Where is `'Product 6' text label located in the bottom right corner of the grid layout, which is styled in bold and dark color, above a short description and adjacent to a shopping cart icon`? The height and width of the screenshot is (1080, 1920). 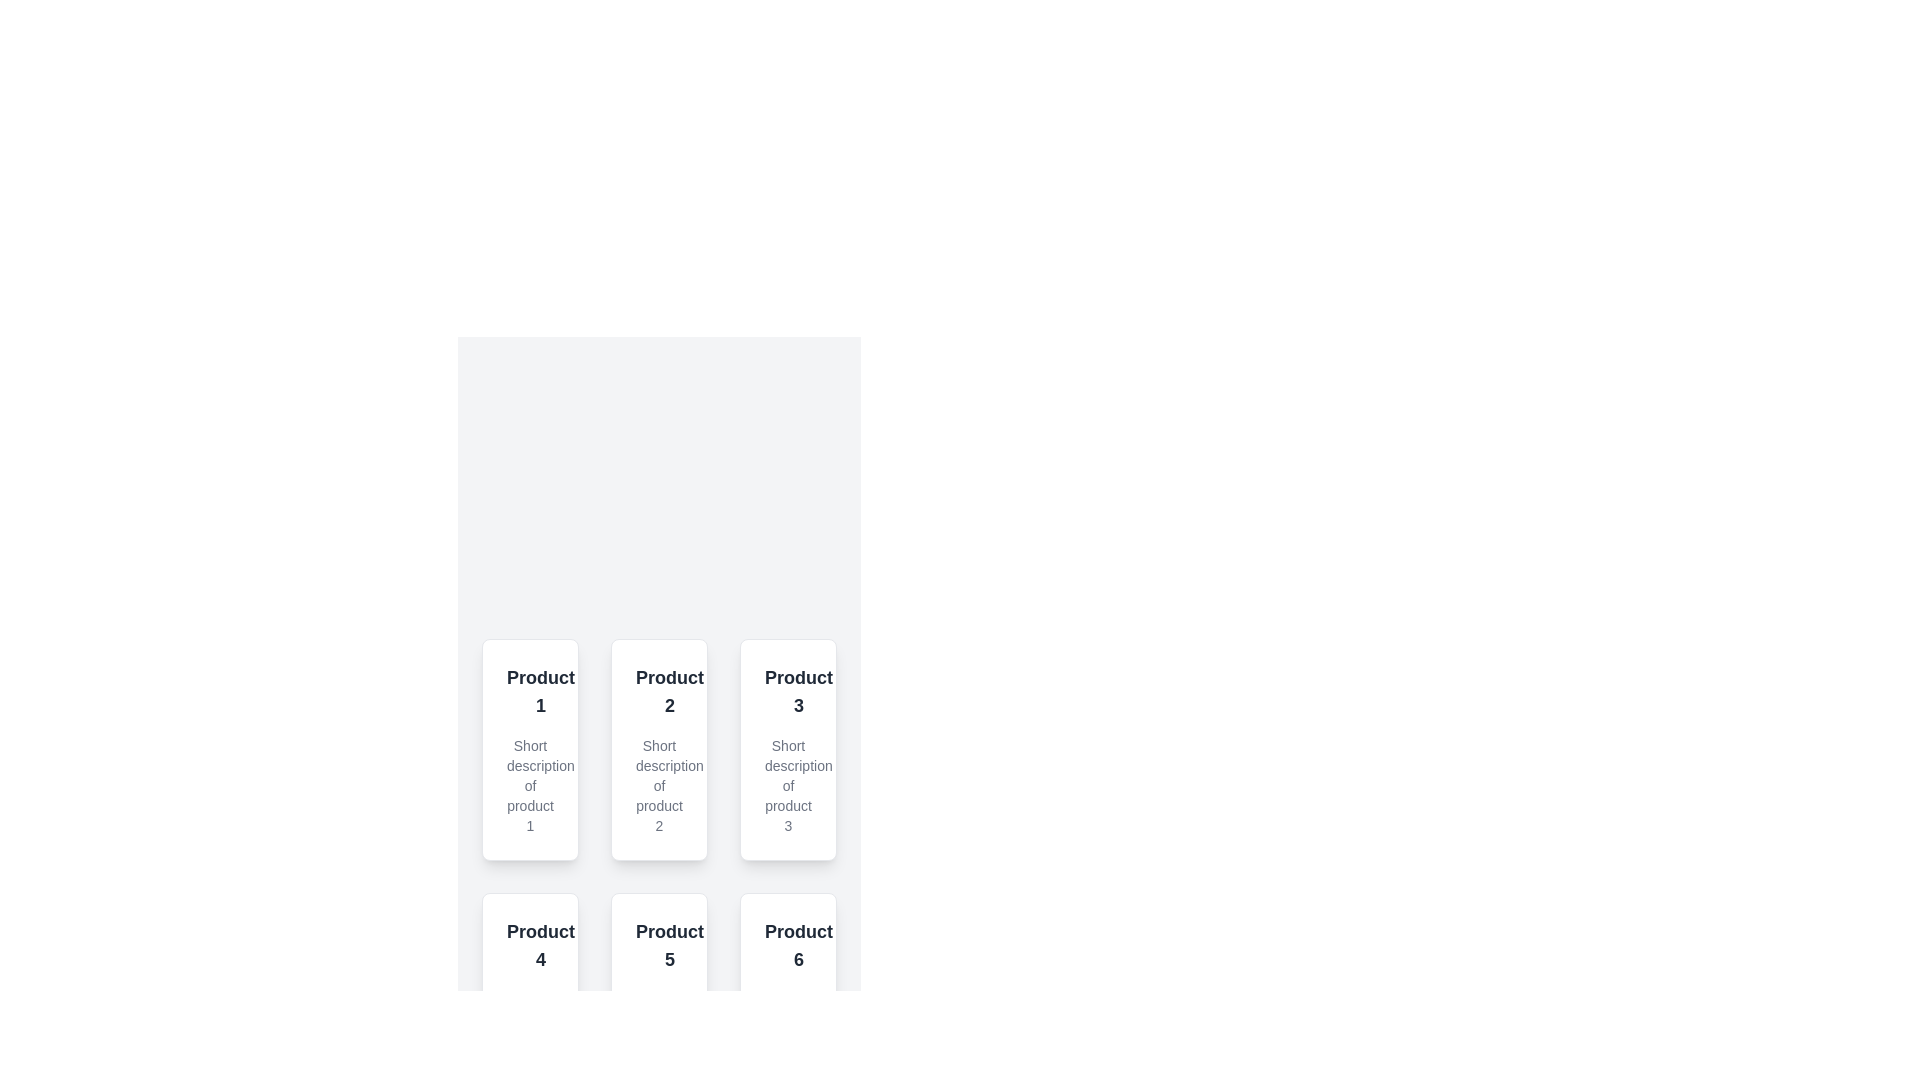 'Product 6' text label located in the bottom right corner of the grid layout, which is styled in bold and dark color, above a short description and adjacent to a shopping cart icon is located at coordinates (787, 945).